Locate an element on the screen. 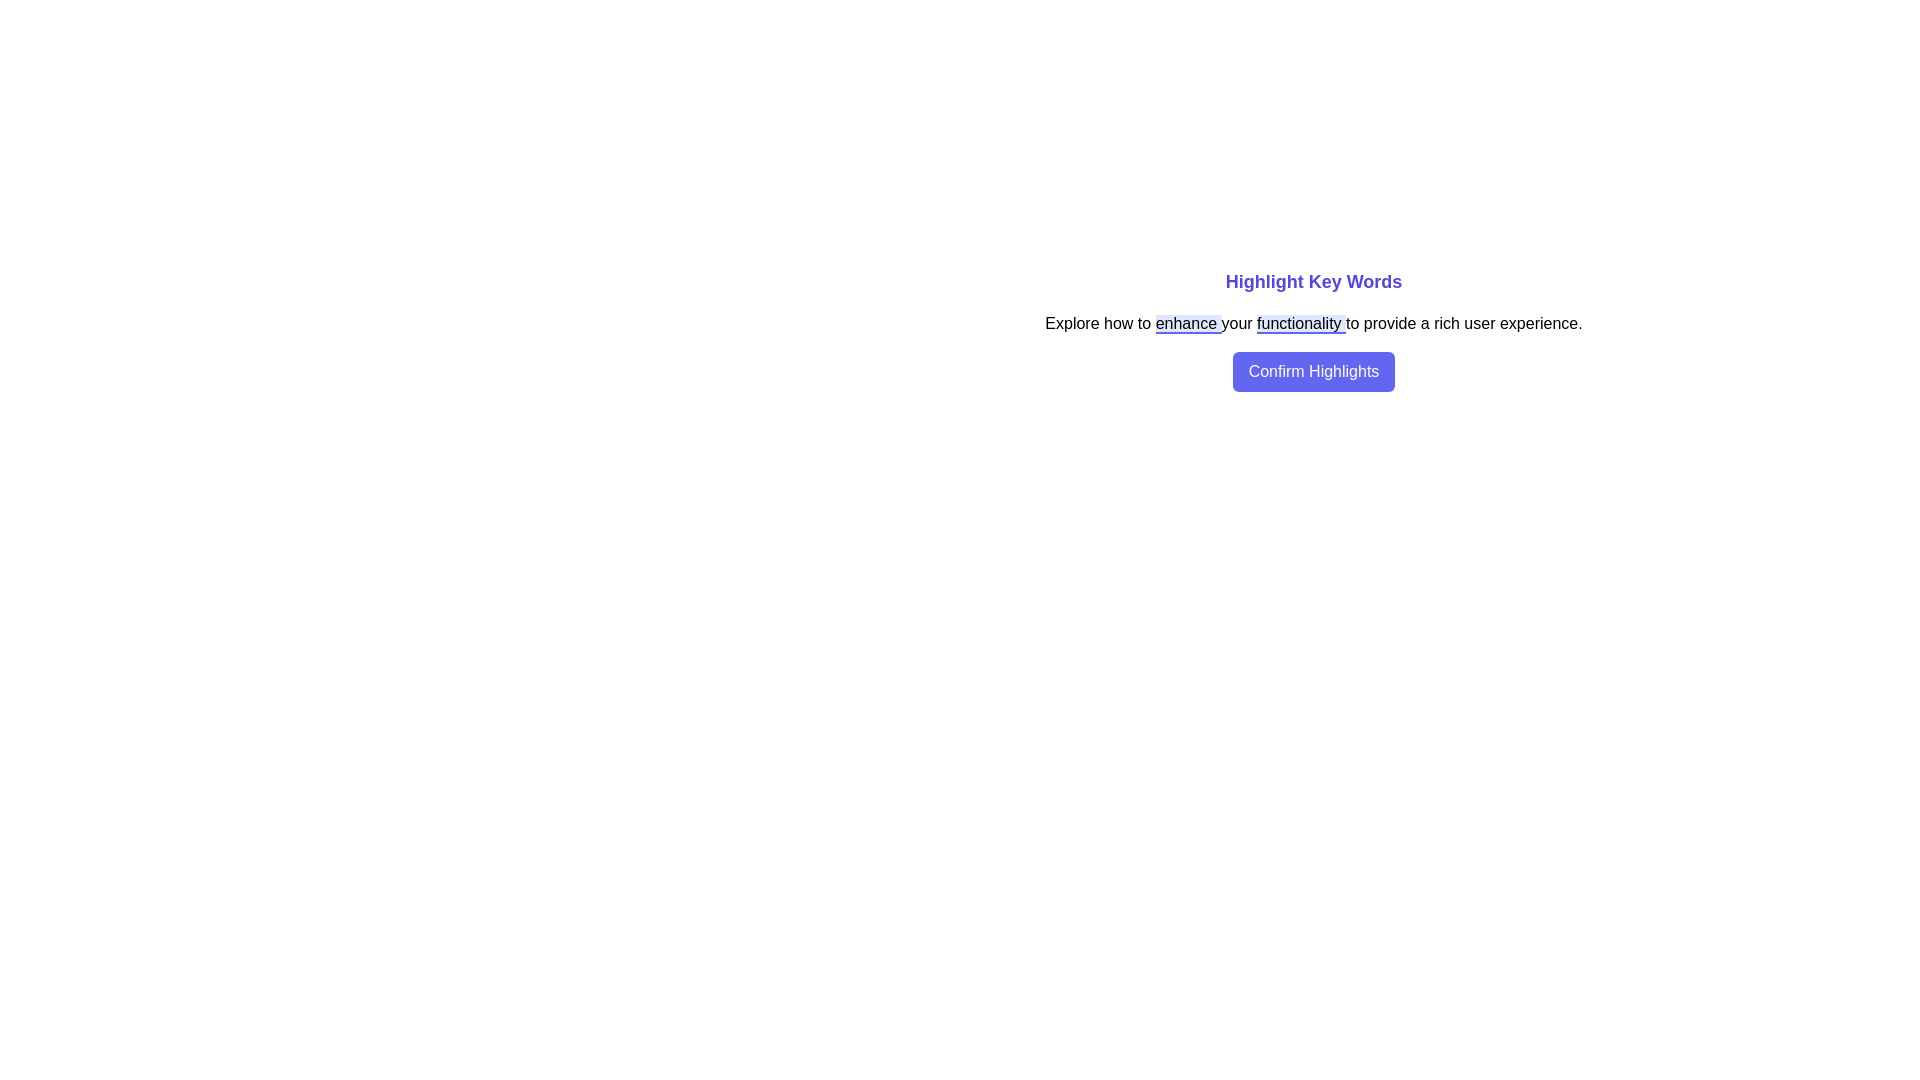 The height and width of the screenshot is (1080, 1920). the Static Text element displaying the word 'to', which is the third word in the sentence about enhancing functionality is located at coordinates (1146, 323).